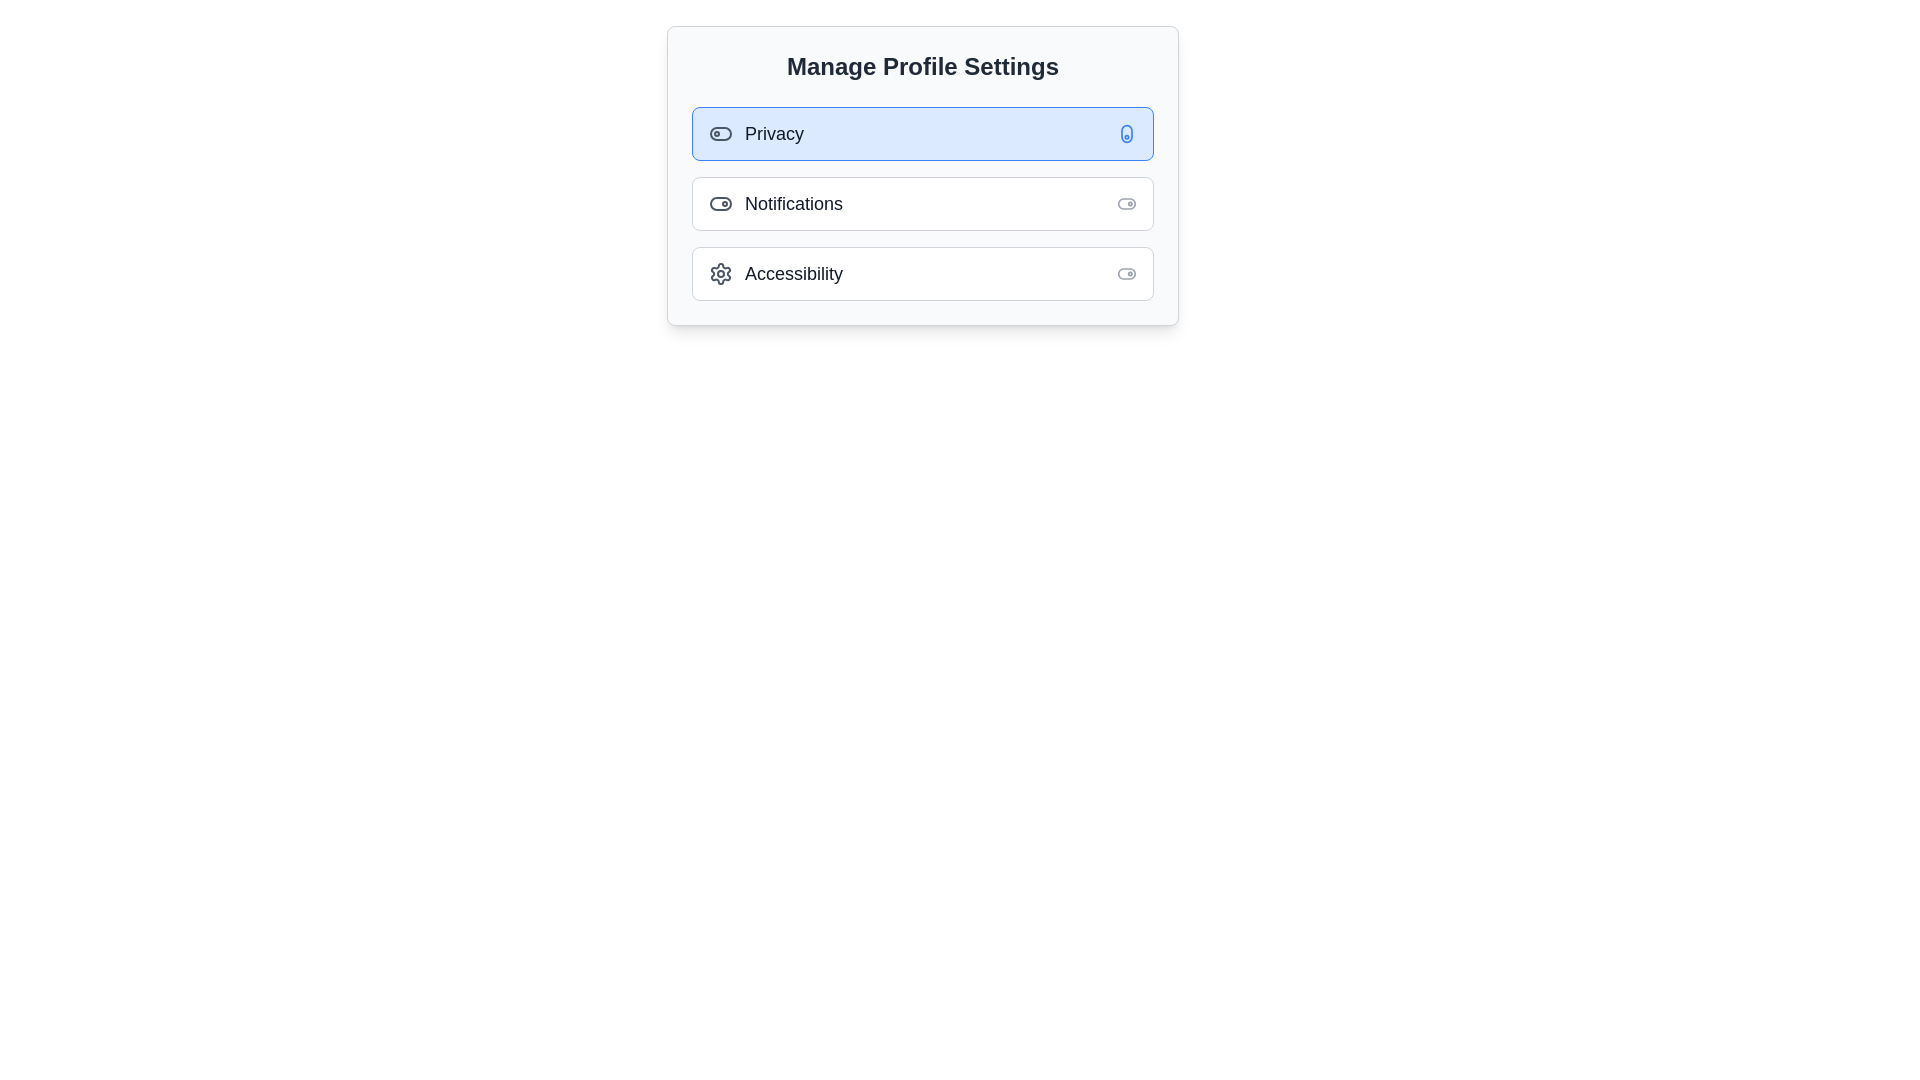 The height and width of the screenshot is (1080, 1920). I want to click on the toggle switch track element, which is a rounded rectangle with a light-colored outline located within the 'Accessibility' option, so click(1127, 273).